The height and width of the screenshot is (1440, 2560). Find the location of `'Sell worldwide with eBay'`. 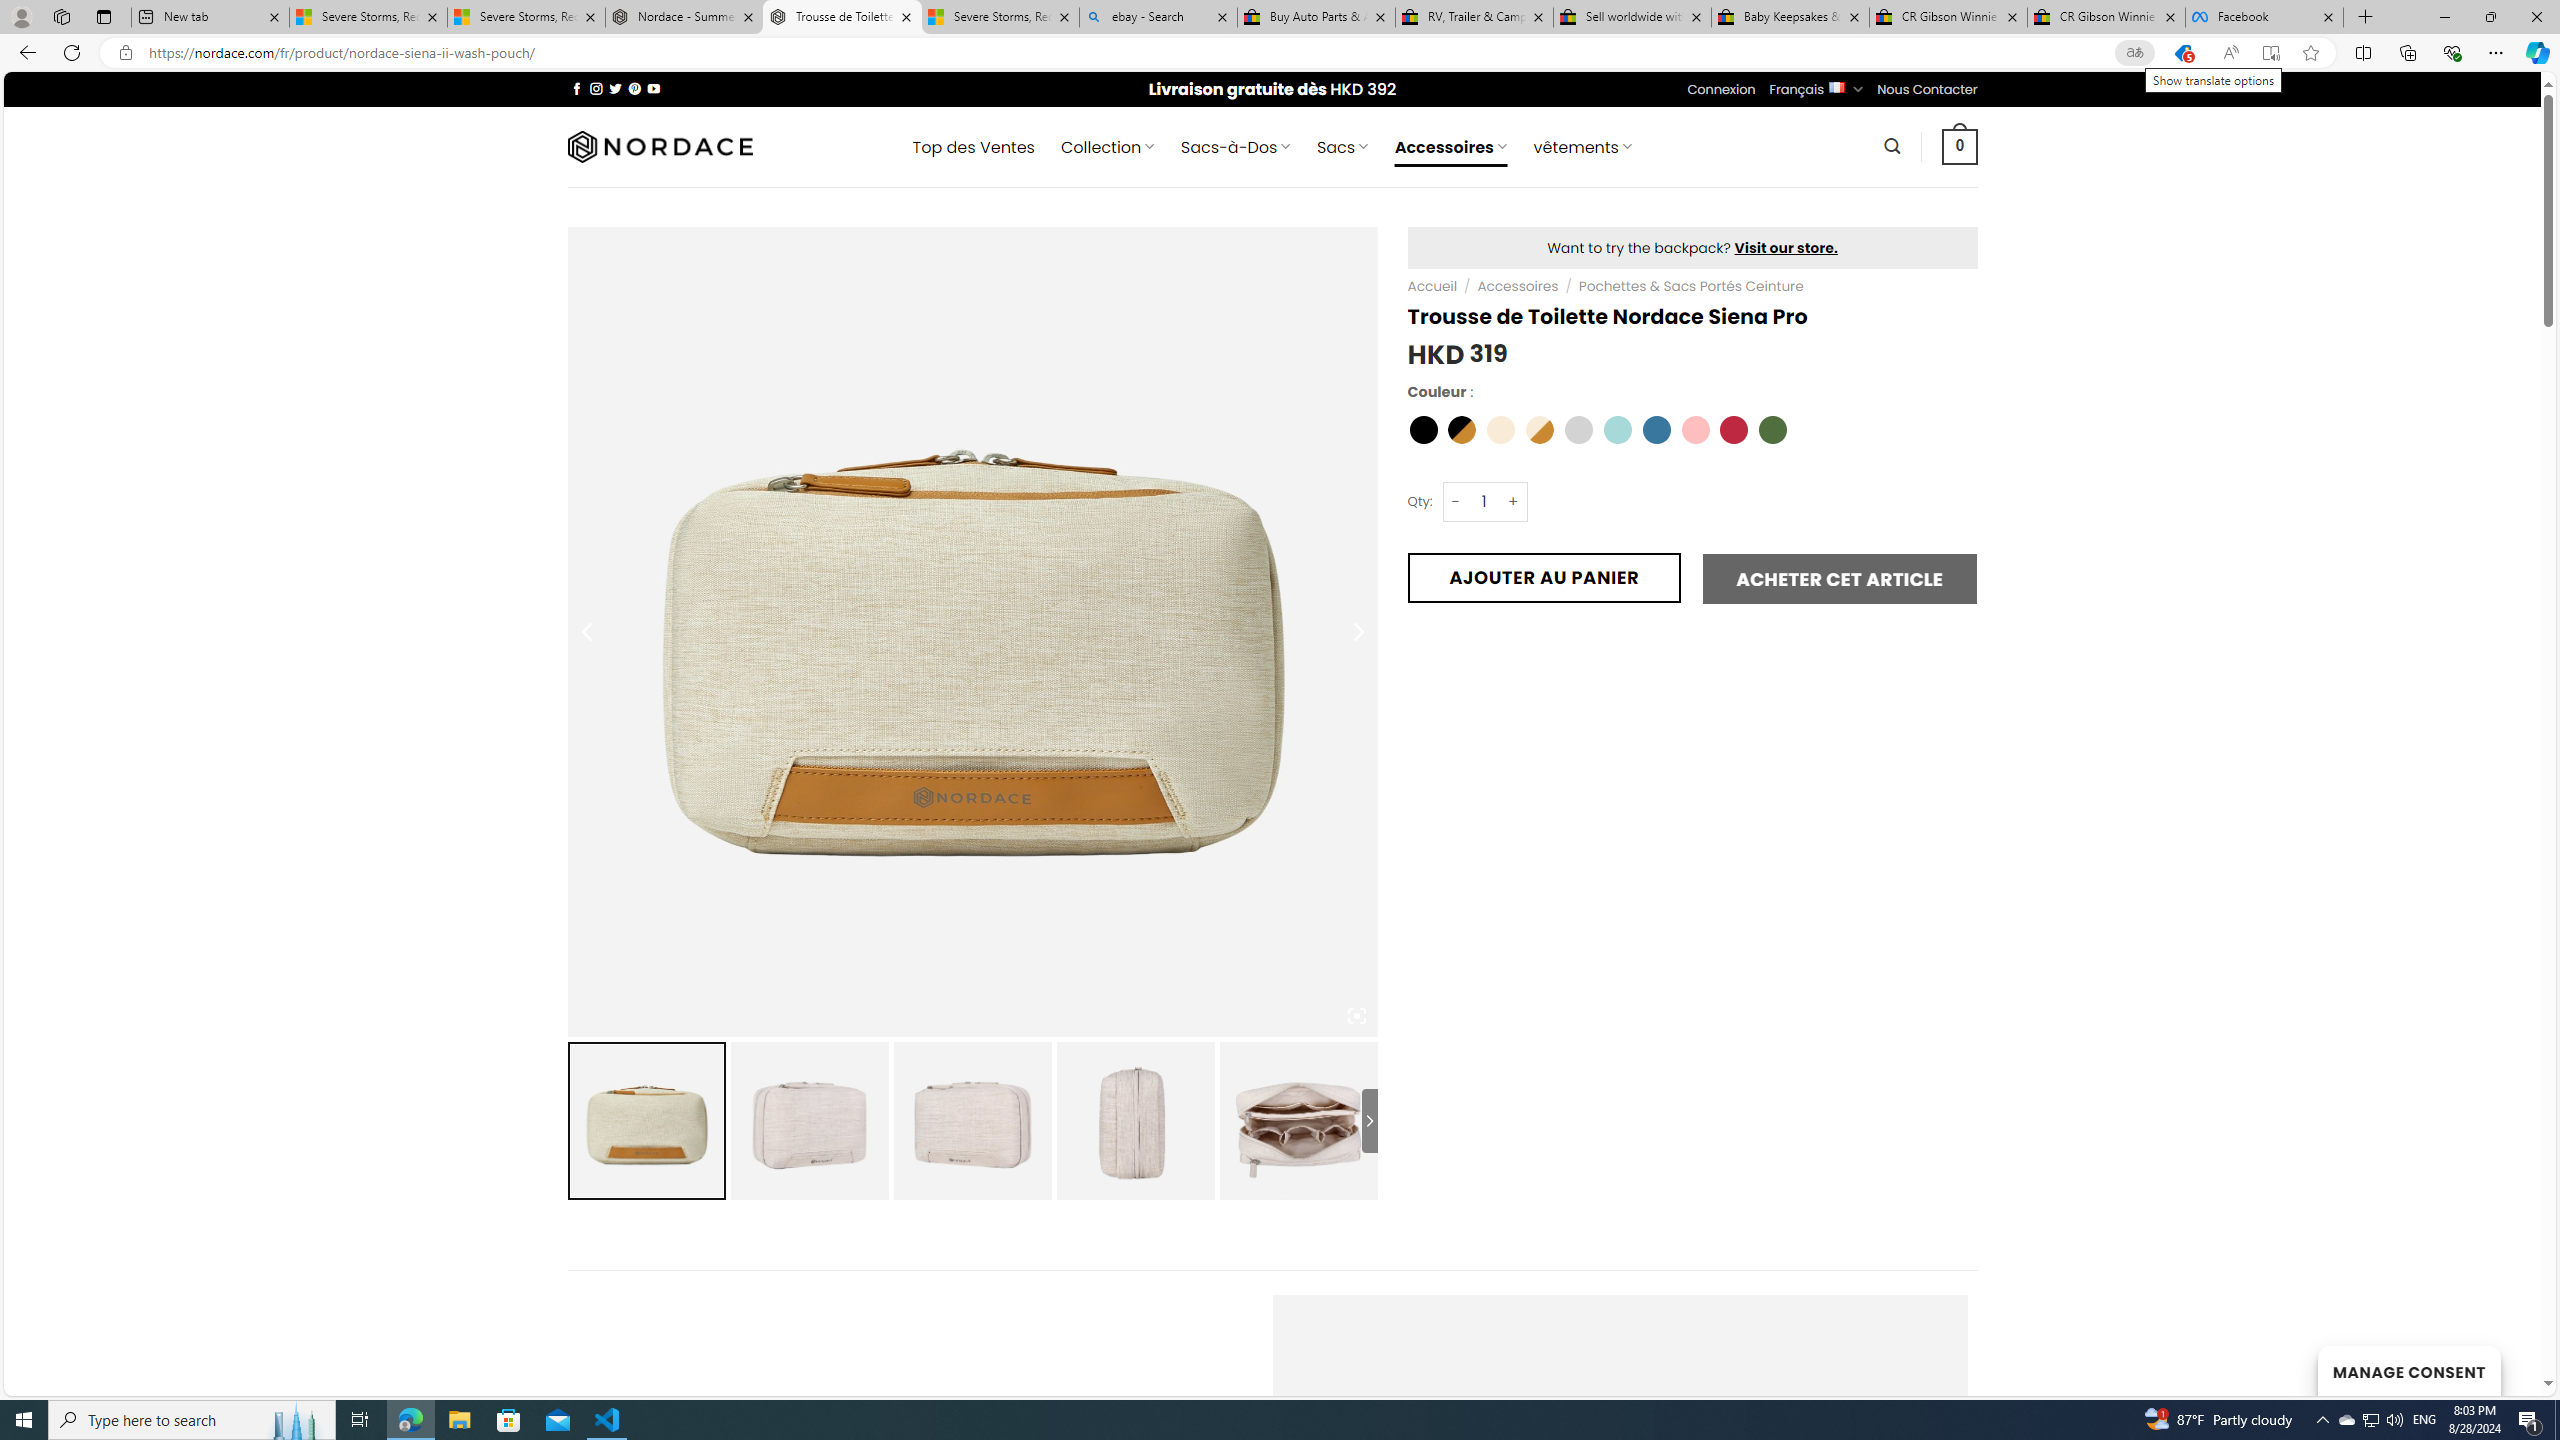

'Sell worldwide with eBay' is located at coordinates (1632, 16).